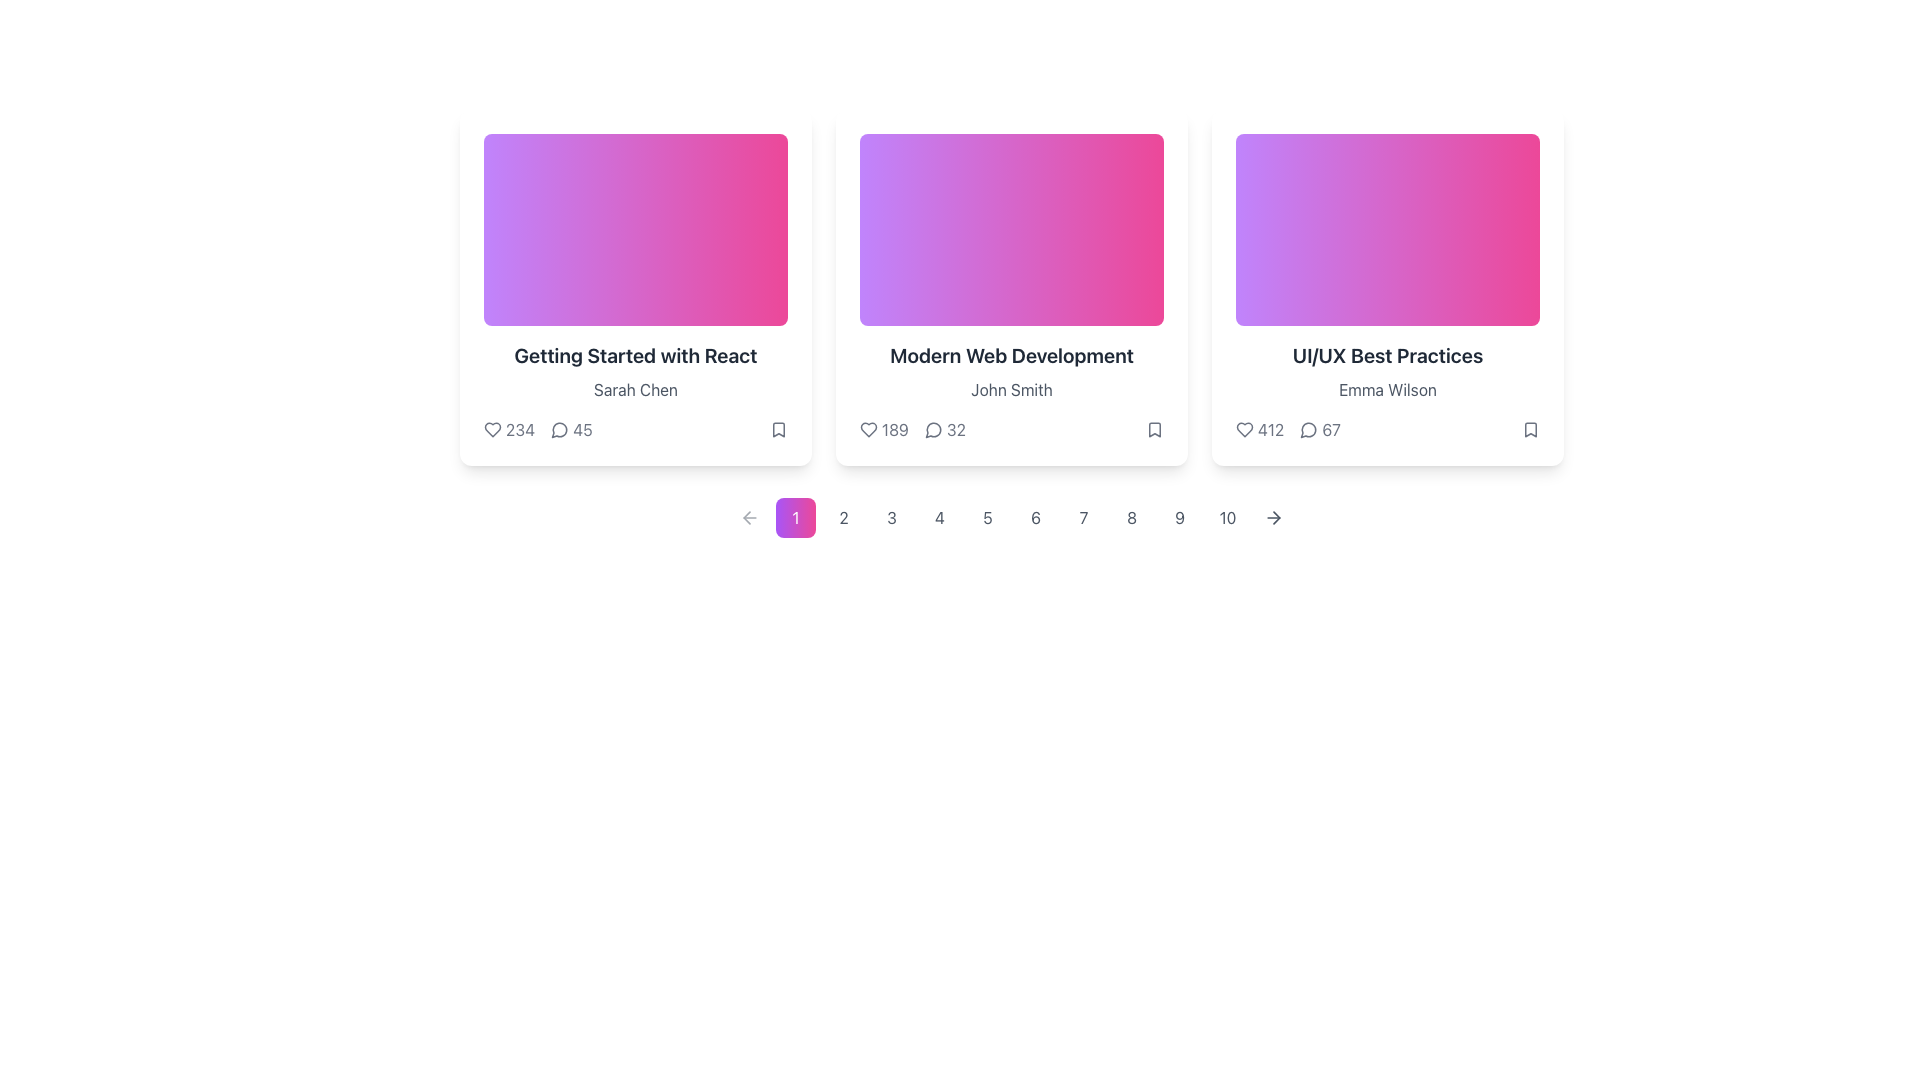 This screenshot has width=1920, height=1080. I want to click on the first button in the sequence, which is a square button with rounded corners, styled with a gradient from purple to pink and displaying the number '1' in white text, so click(795, 516).